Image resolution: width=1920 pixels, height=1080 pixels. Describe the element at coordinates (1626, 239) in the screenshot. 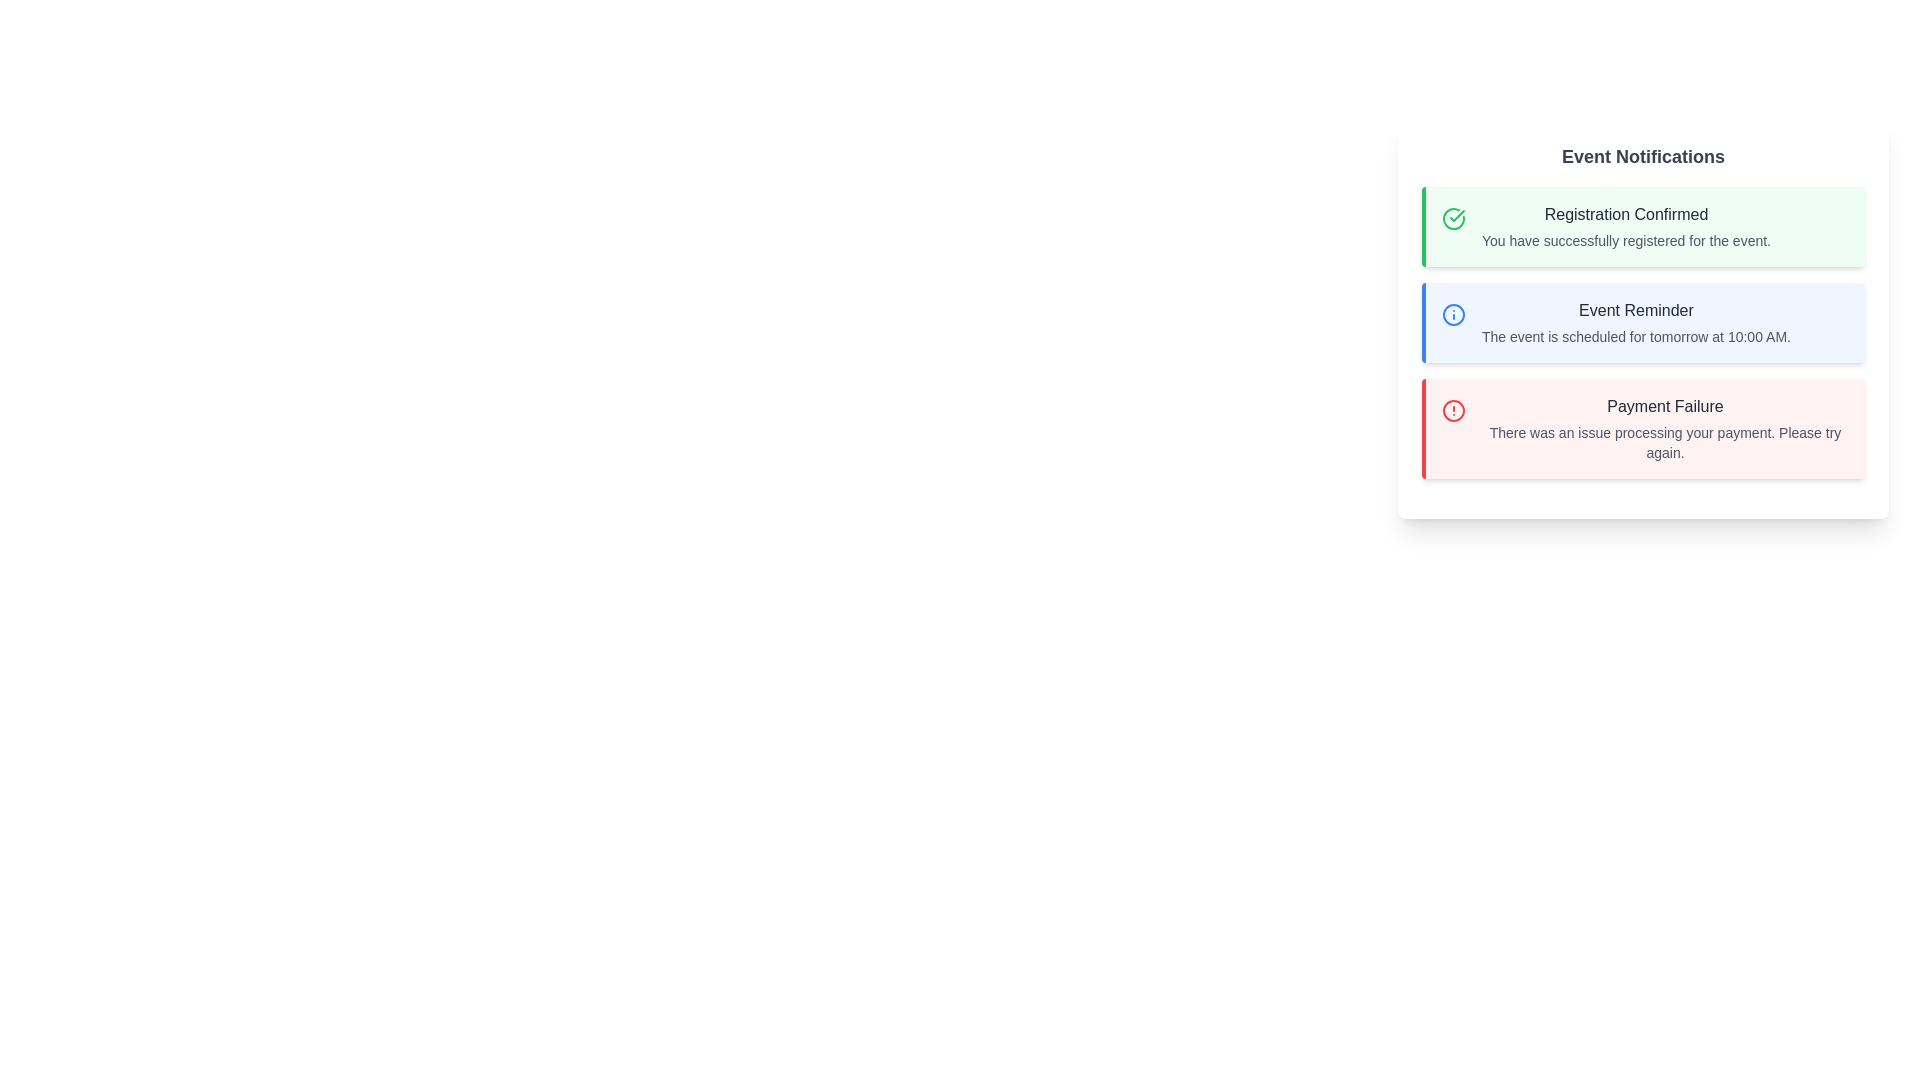

I see `the confirmation message text label that indicates successful registration for an event, located in the green notification card at the top of the section` at that location.